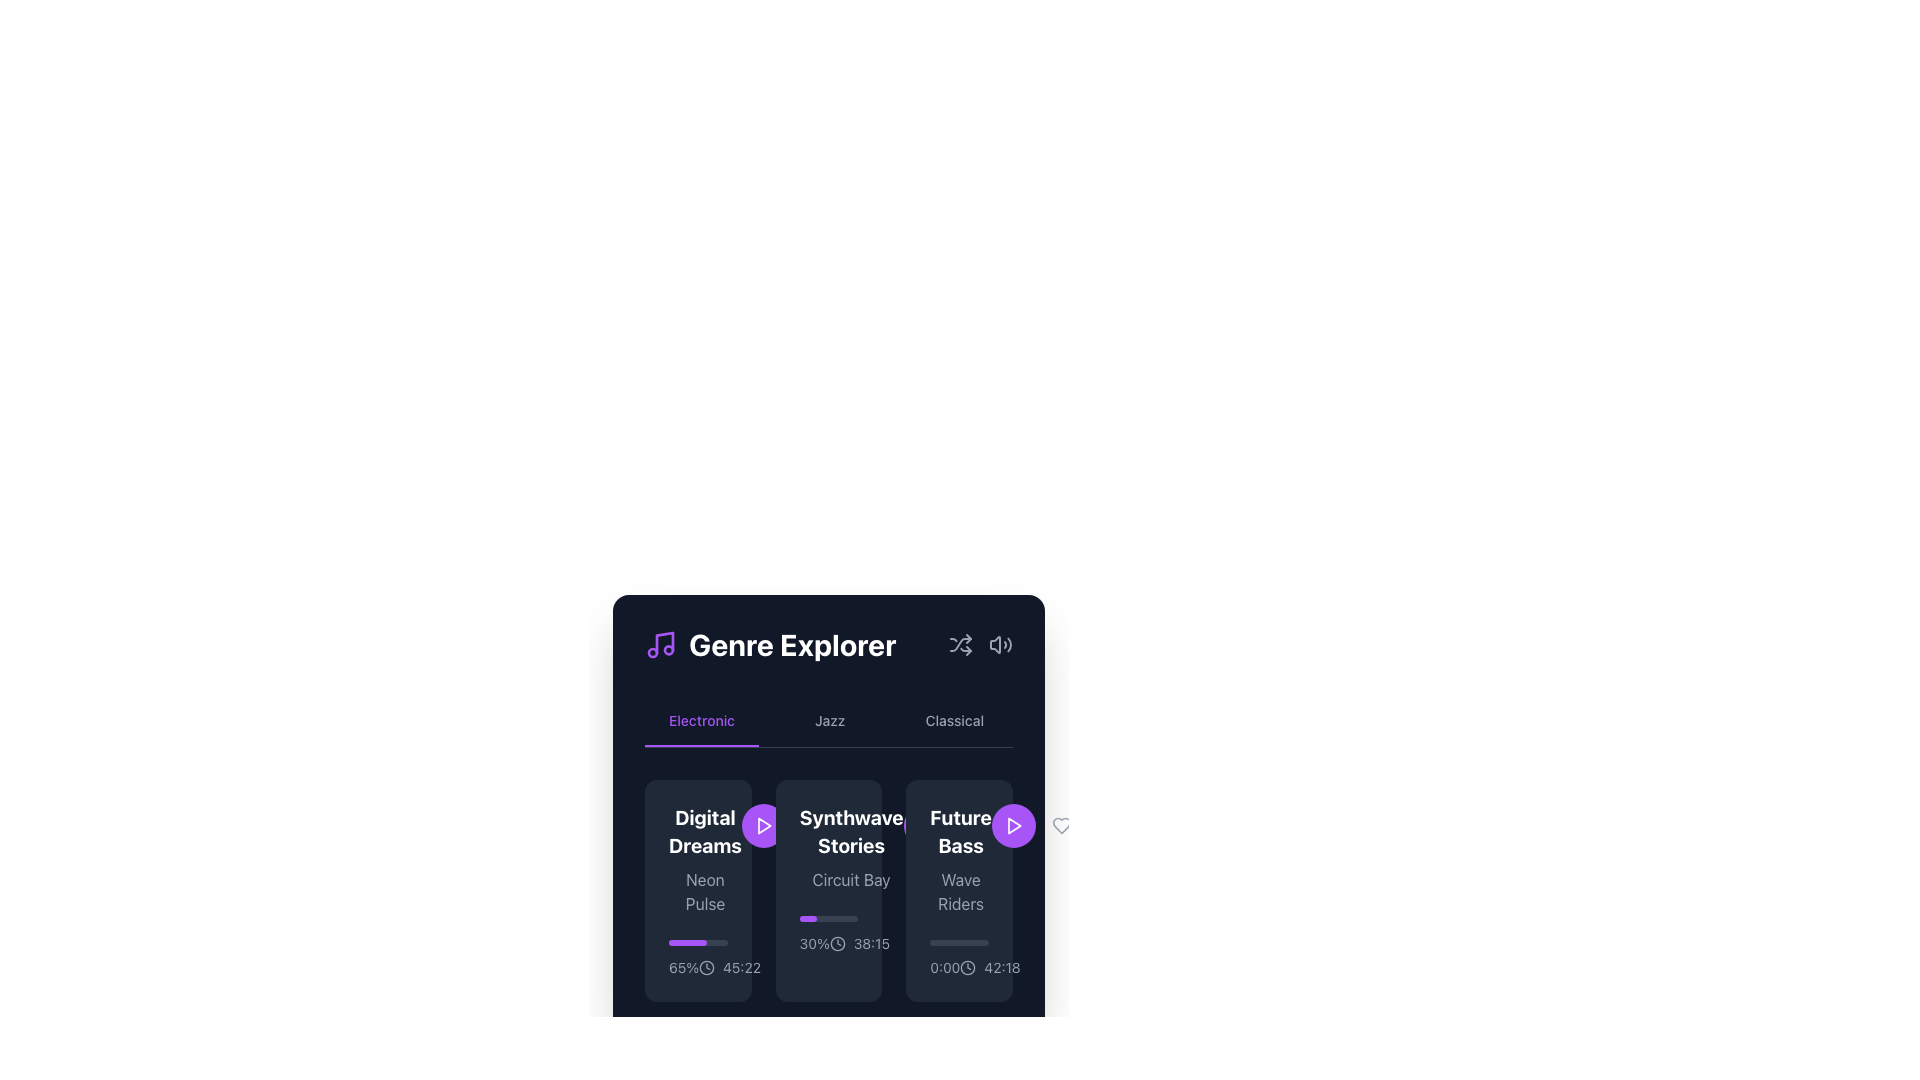  What do you see at coordinates (791, 644) in the screenshot?
I see `the text label displaying 'Genre Explorer', which is a prominent header in bold white font located in the central upper section of the card-like interface` at bounding box center [791, 644].